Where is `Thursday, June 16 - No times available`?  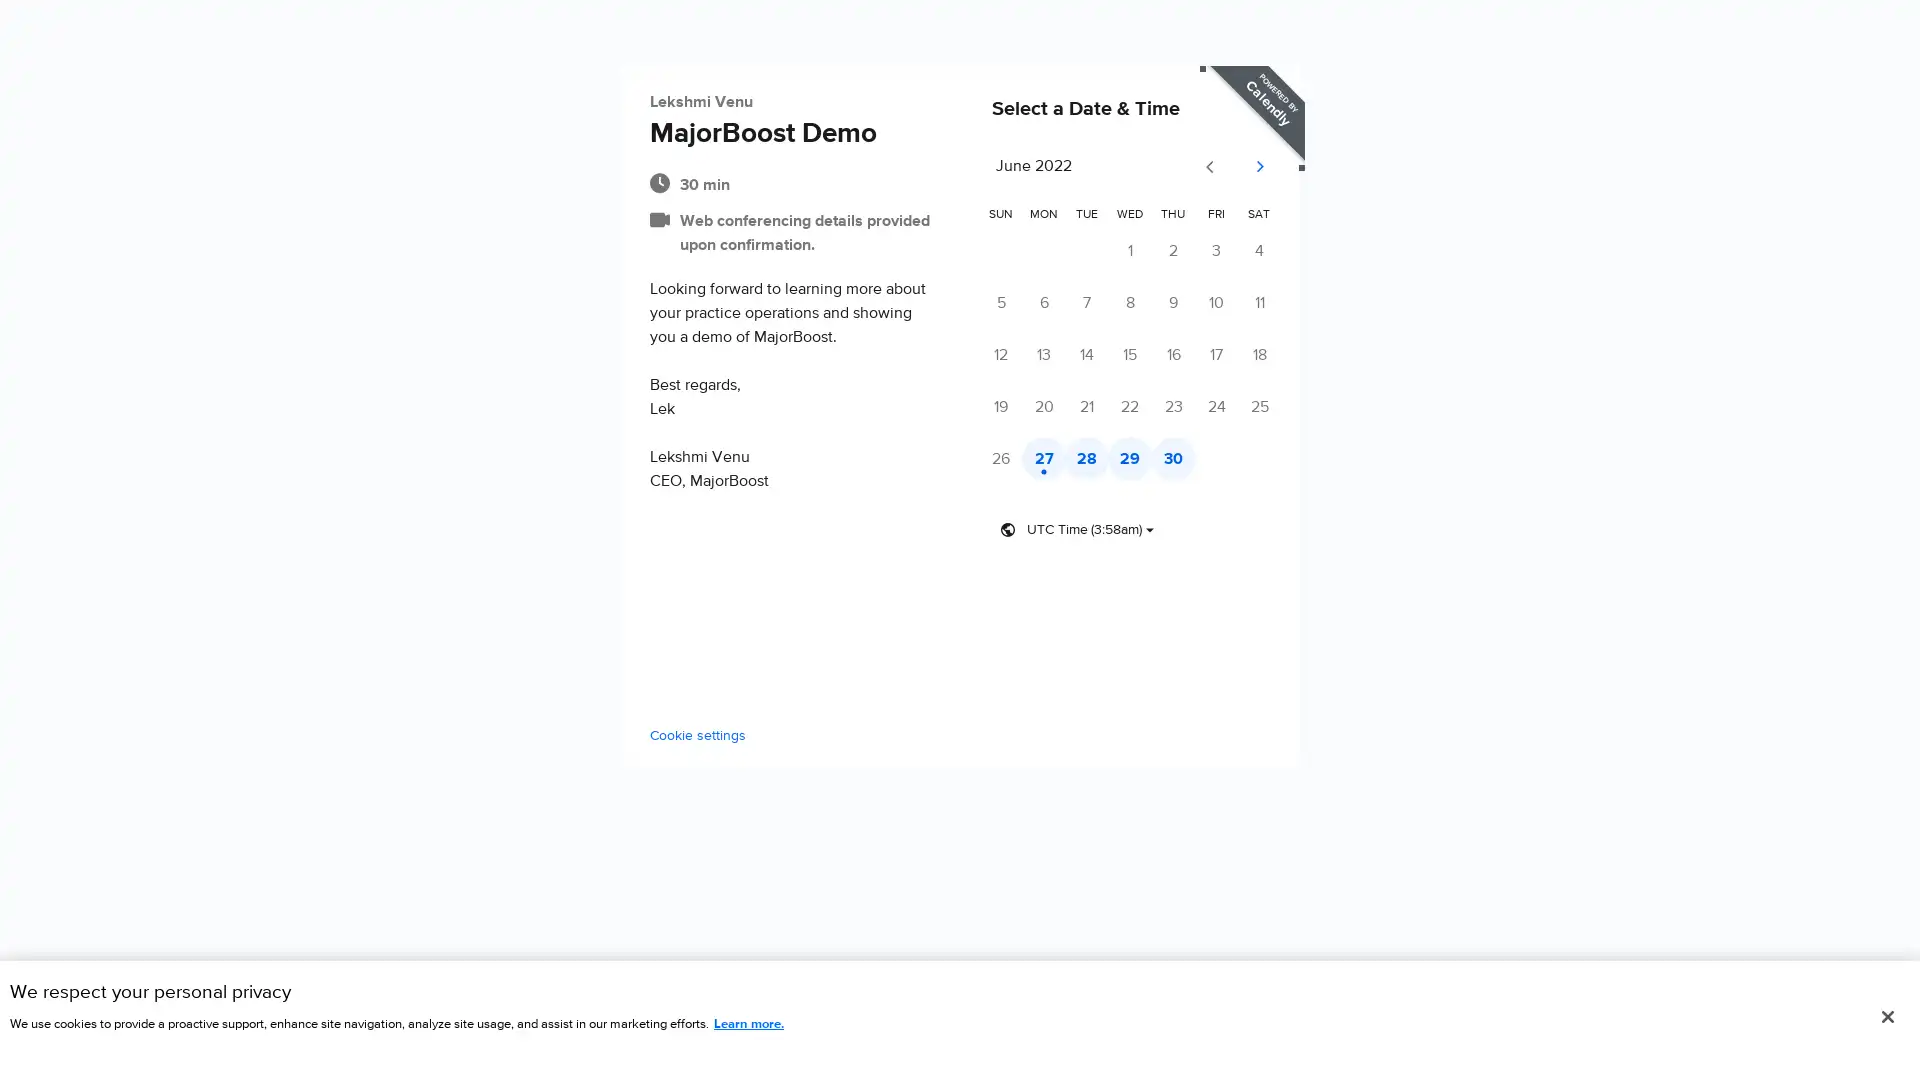
Thursday, June 16 - No times available is located at coordinates (1209, 354).